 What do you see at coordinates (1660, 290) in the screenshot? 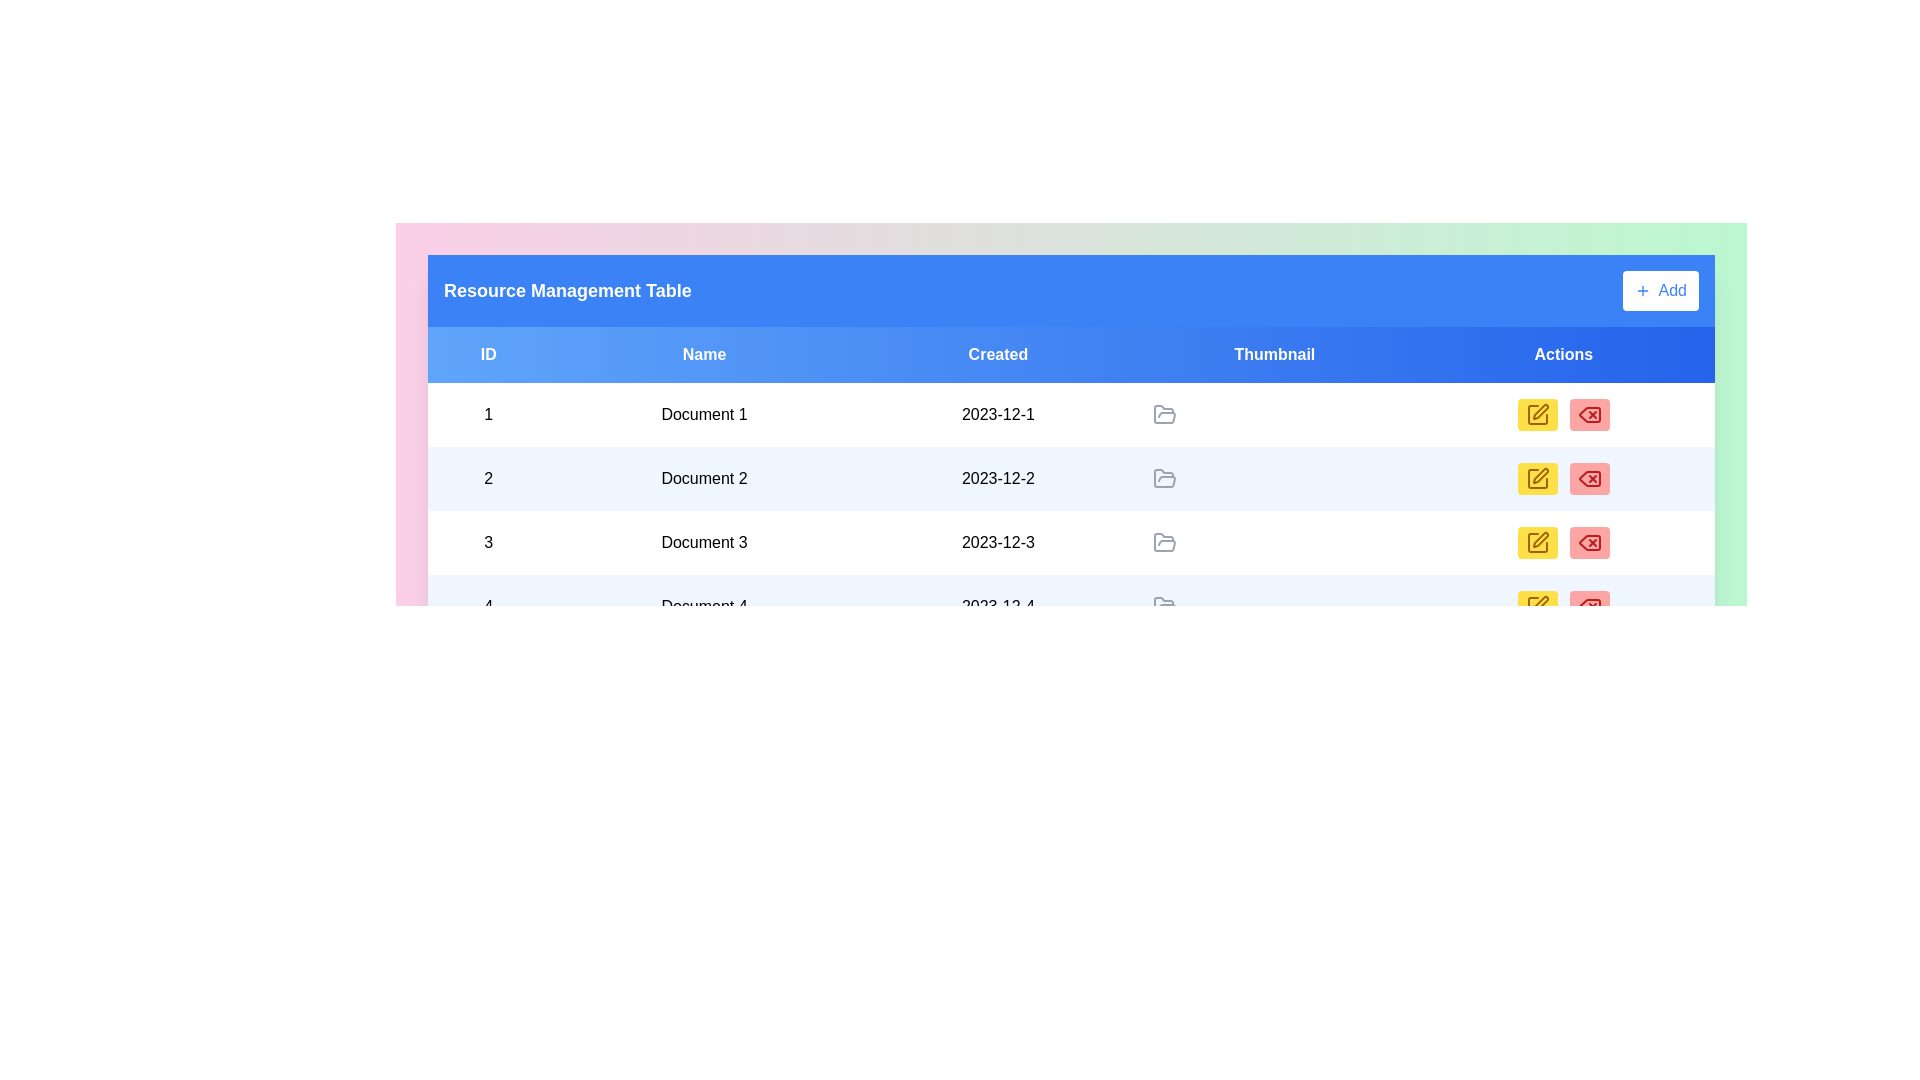
I see `'Add' button to add a new item to the table` at bounding box center [1660, 290].